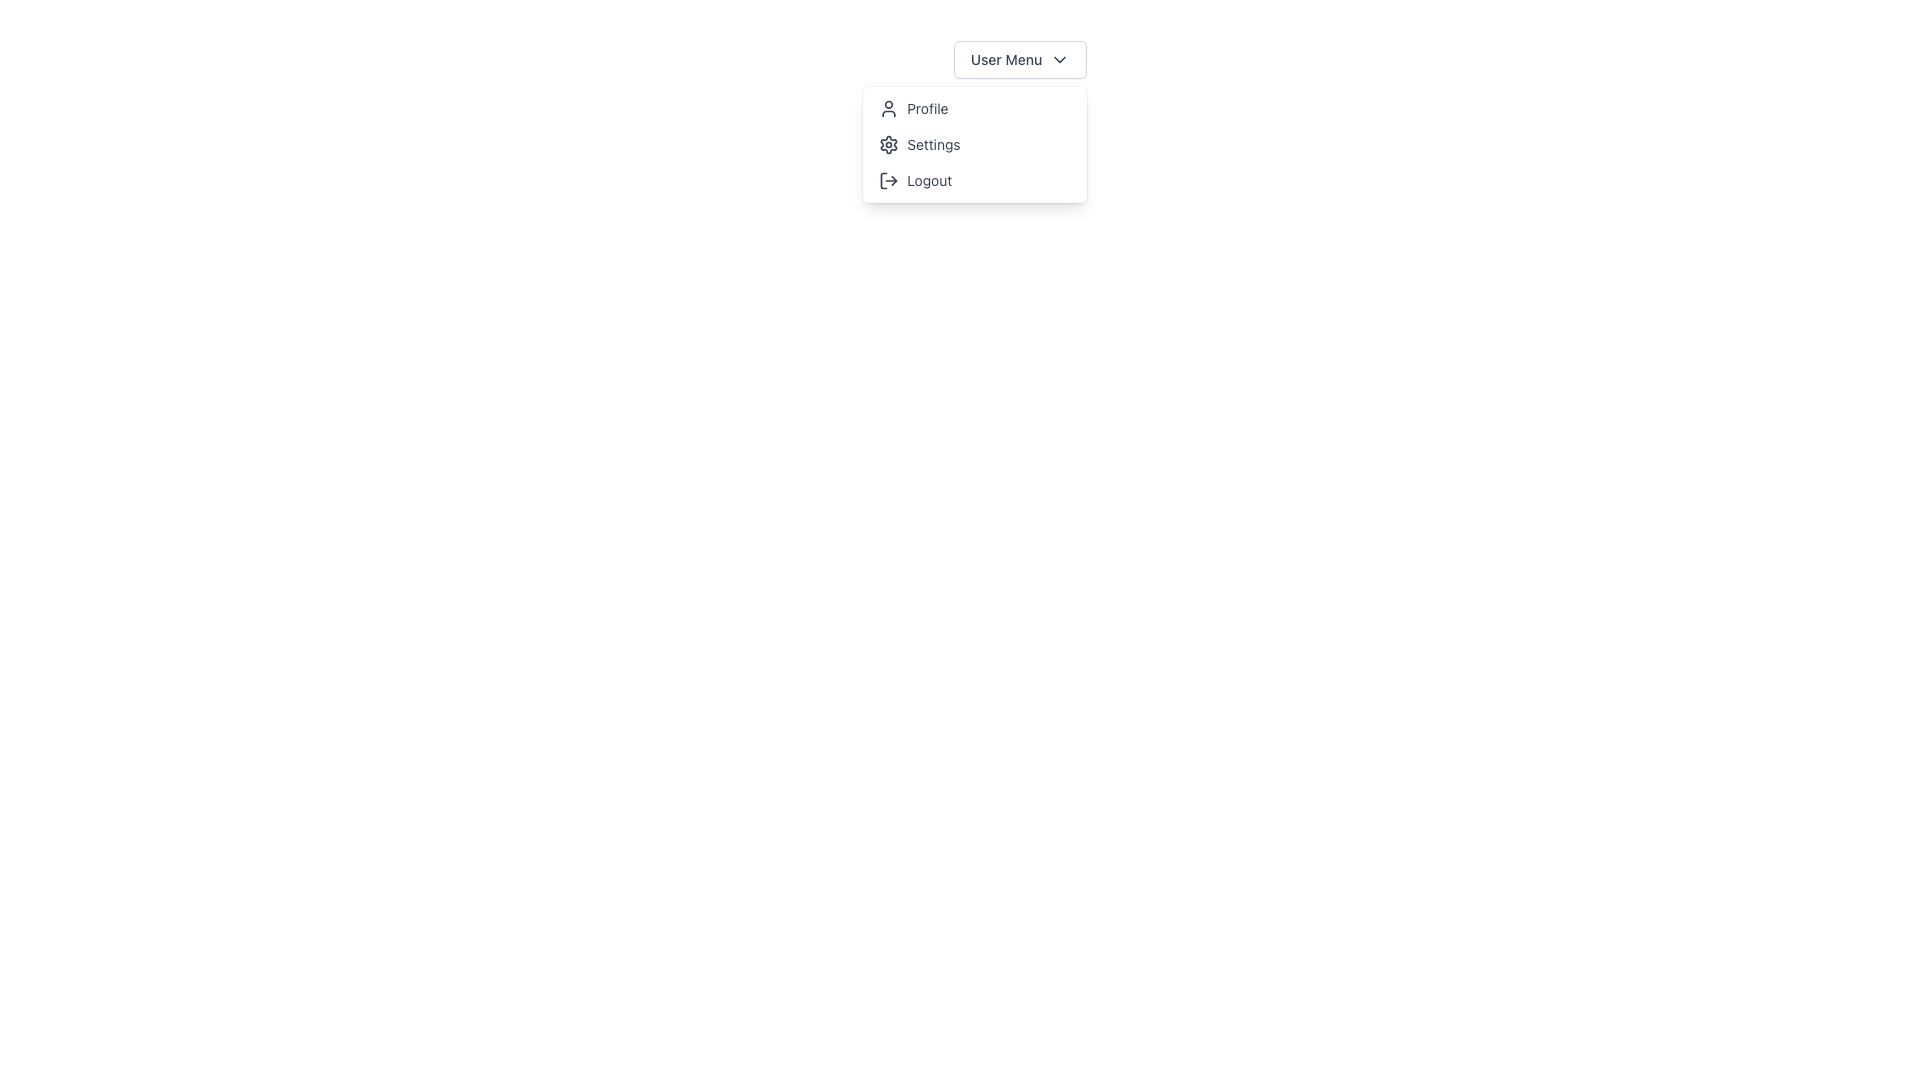 The image size is (1920, 1080). What do you see at coordinates (975, 108) in the screenshot?
I see `the first button in the vertical list located below the 'User Menu' dropdown to trigger the hover effect` at bounding box center [975, 108].